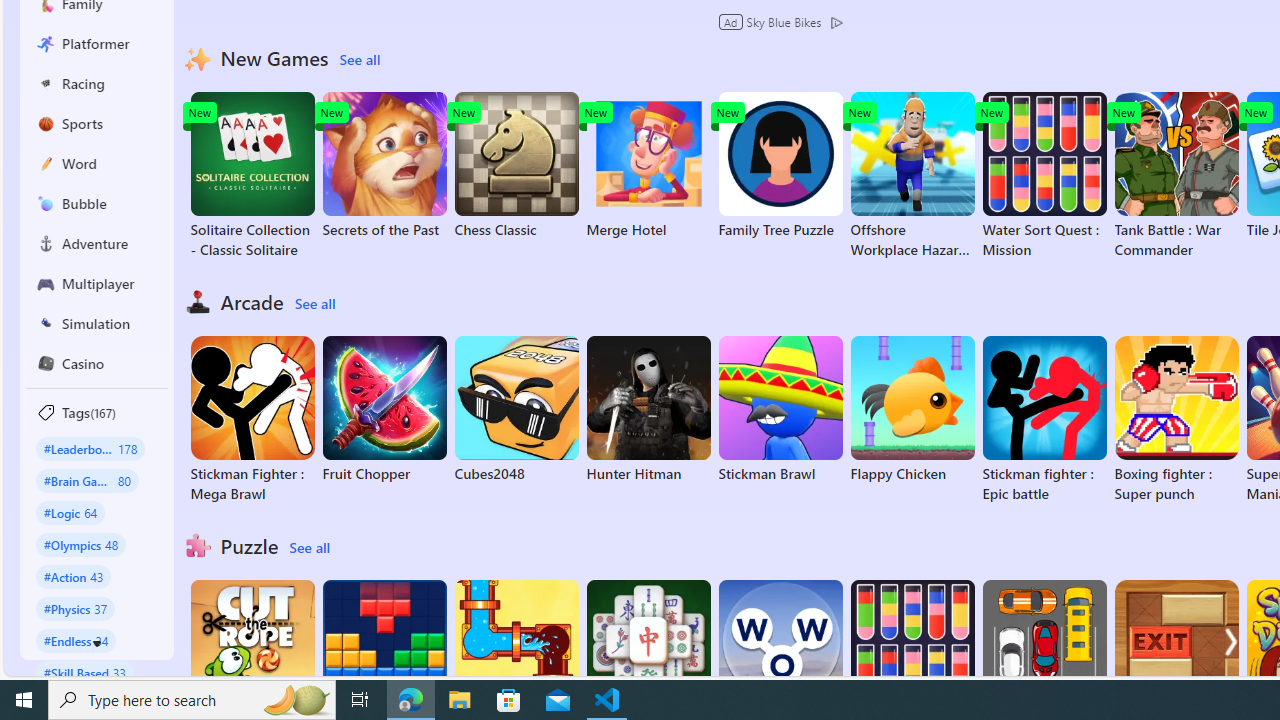 The width and height of the screenshot is (1280, 720). I want to click on 'Hunter Hitman', so click(648, 409).